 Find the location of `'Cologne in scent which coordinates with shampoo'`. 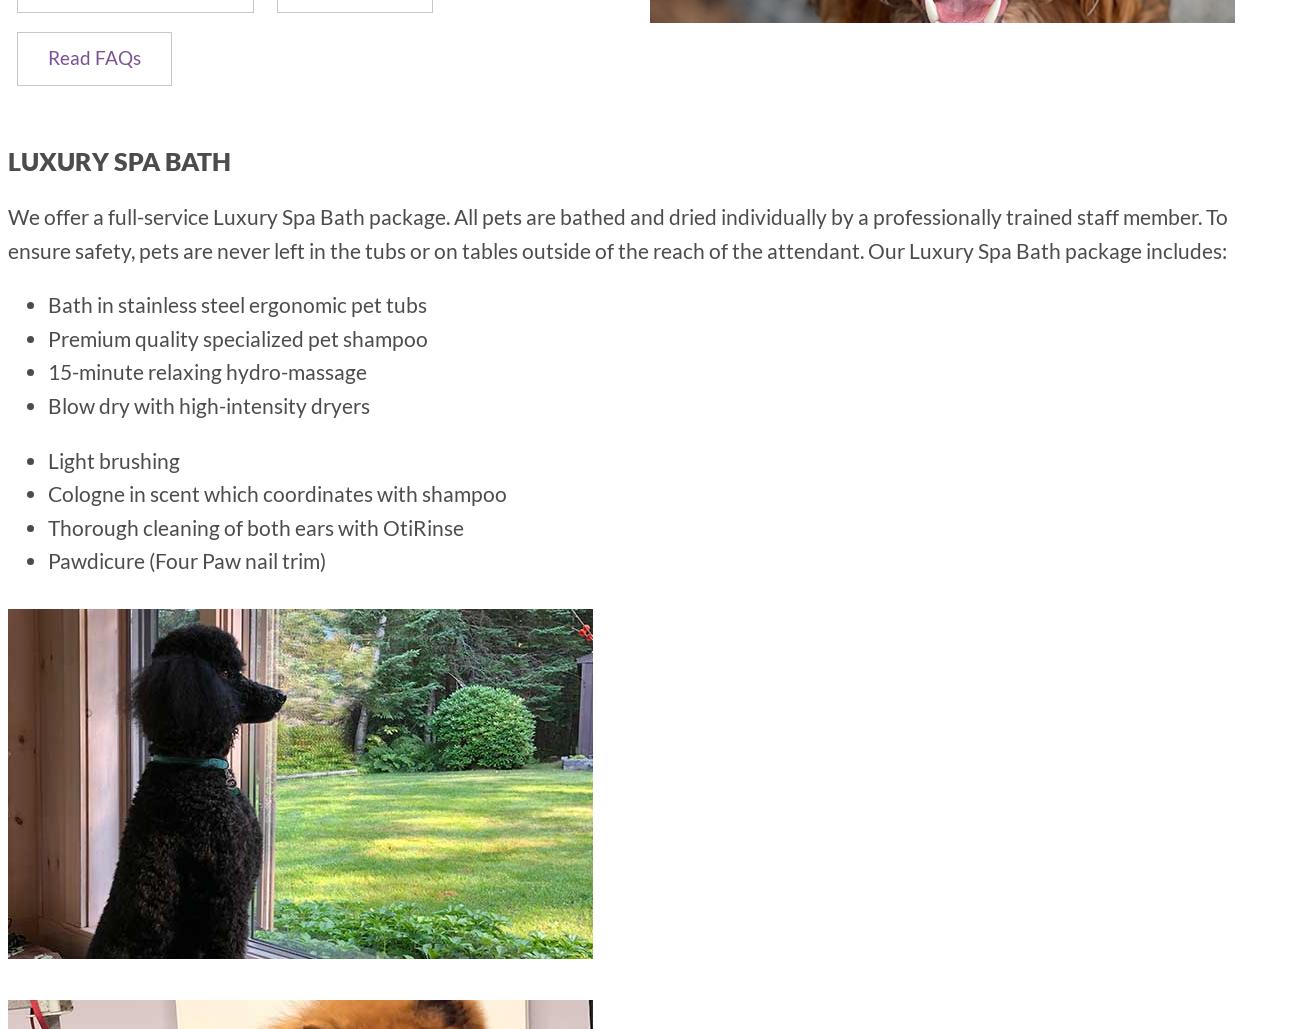

'Cologne in scent which coordinates with shampoo' is located at coordinates (277, 493).